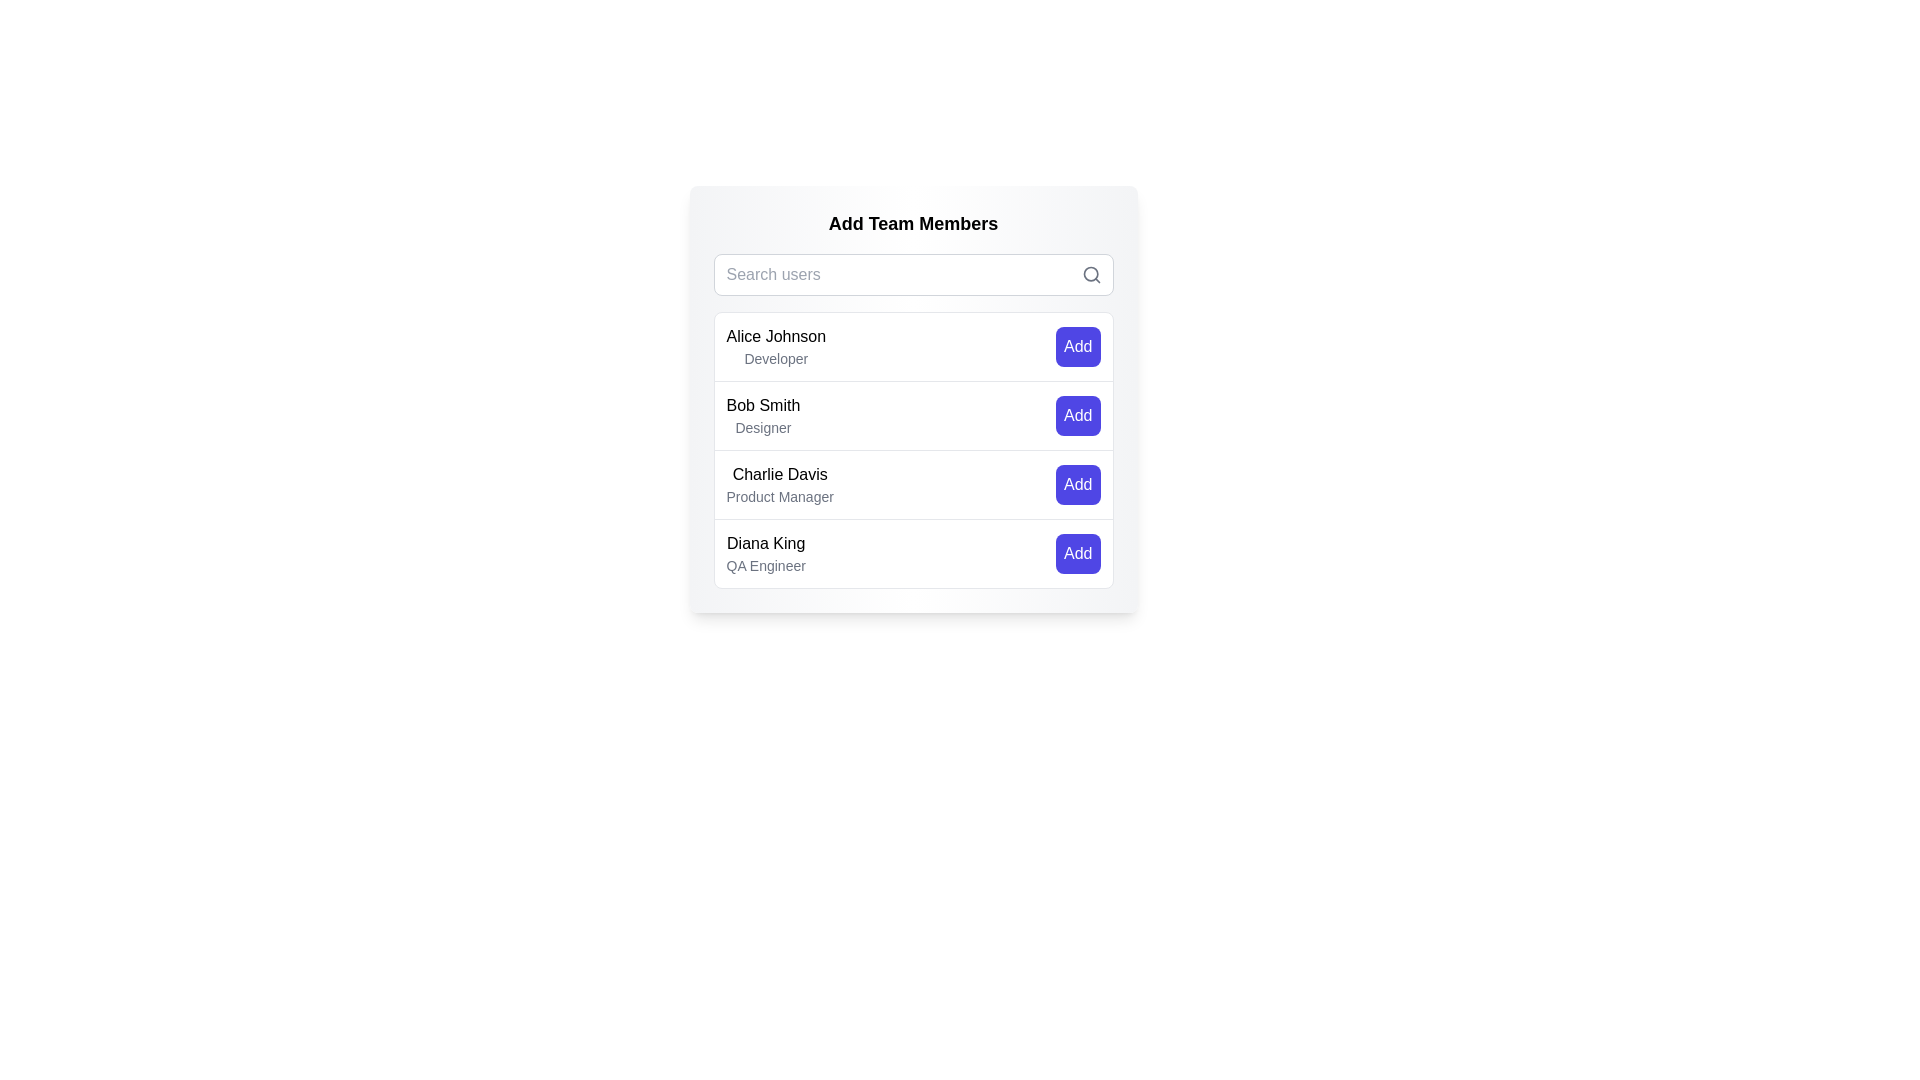 This screenshot has width=1920, height=1080. What do you see at coordinates (779, 485) in the screenshot?
I see `the Text display that shows the name and title of a team member in the 'Add Team Members' card, located in the third row between 'Bob Smith - Designer' and 'Diana King - QA Engineer'` at bounding box center [779, 485].